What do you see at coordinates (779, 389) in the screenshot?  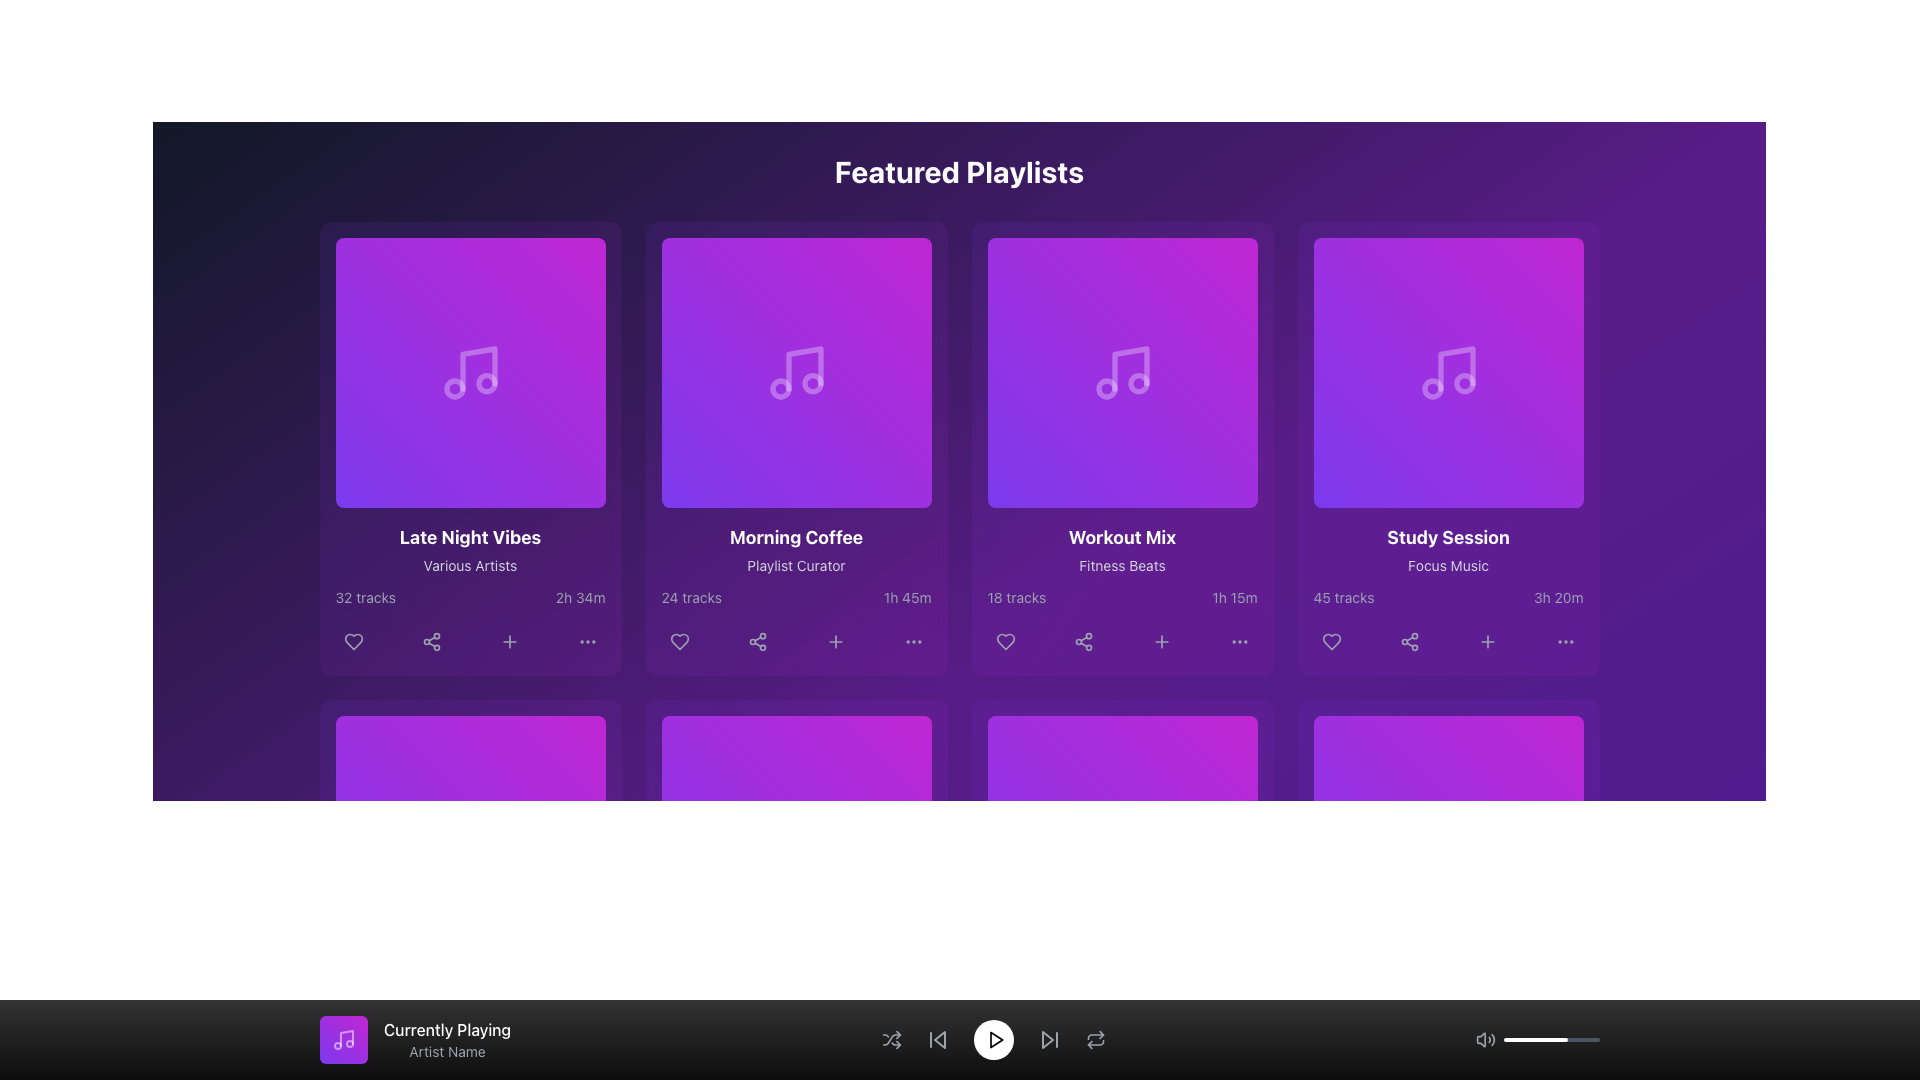 I see `the second circle of the decorative musical icon within the 'Morning Coffee' playlist card` at bounding box center [779, 389].